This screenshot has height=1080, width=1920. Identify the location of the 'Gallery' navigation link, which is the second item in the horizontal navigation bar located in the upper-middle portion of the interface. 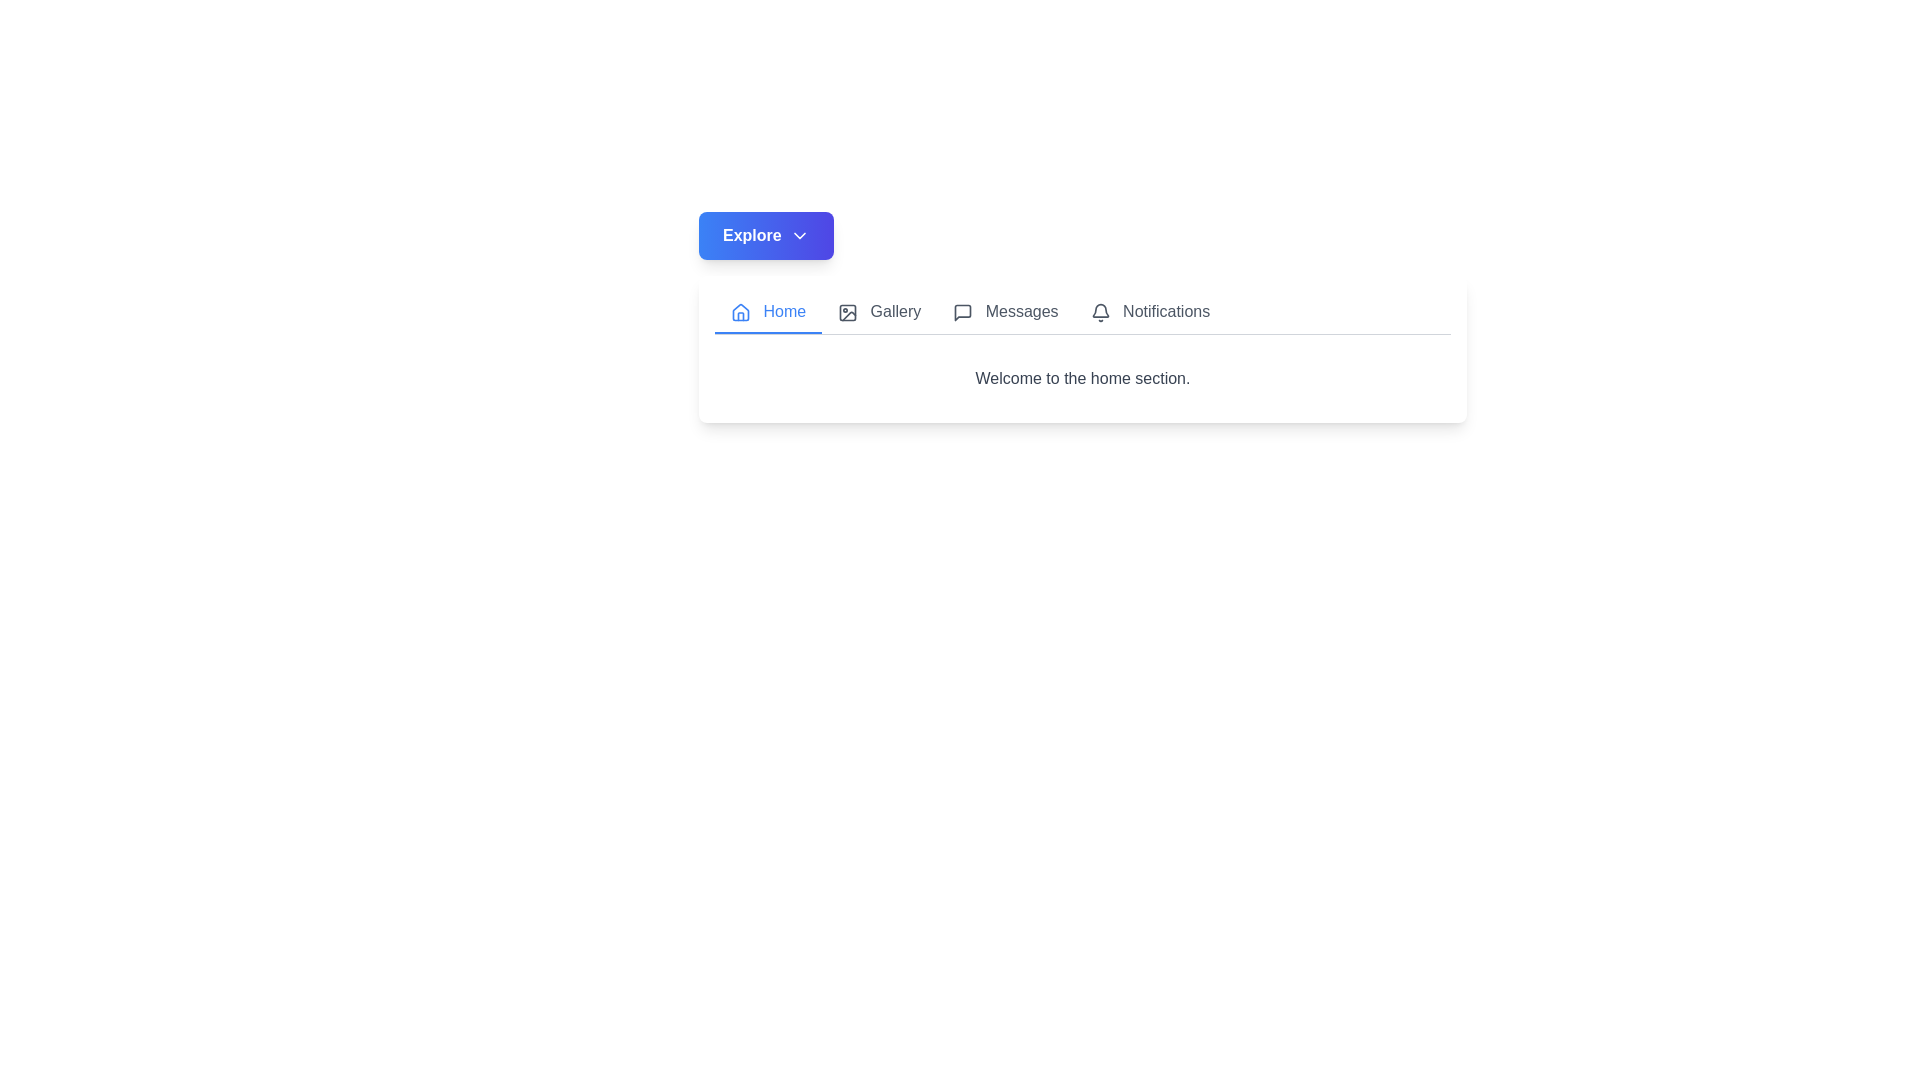
(879, 312).